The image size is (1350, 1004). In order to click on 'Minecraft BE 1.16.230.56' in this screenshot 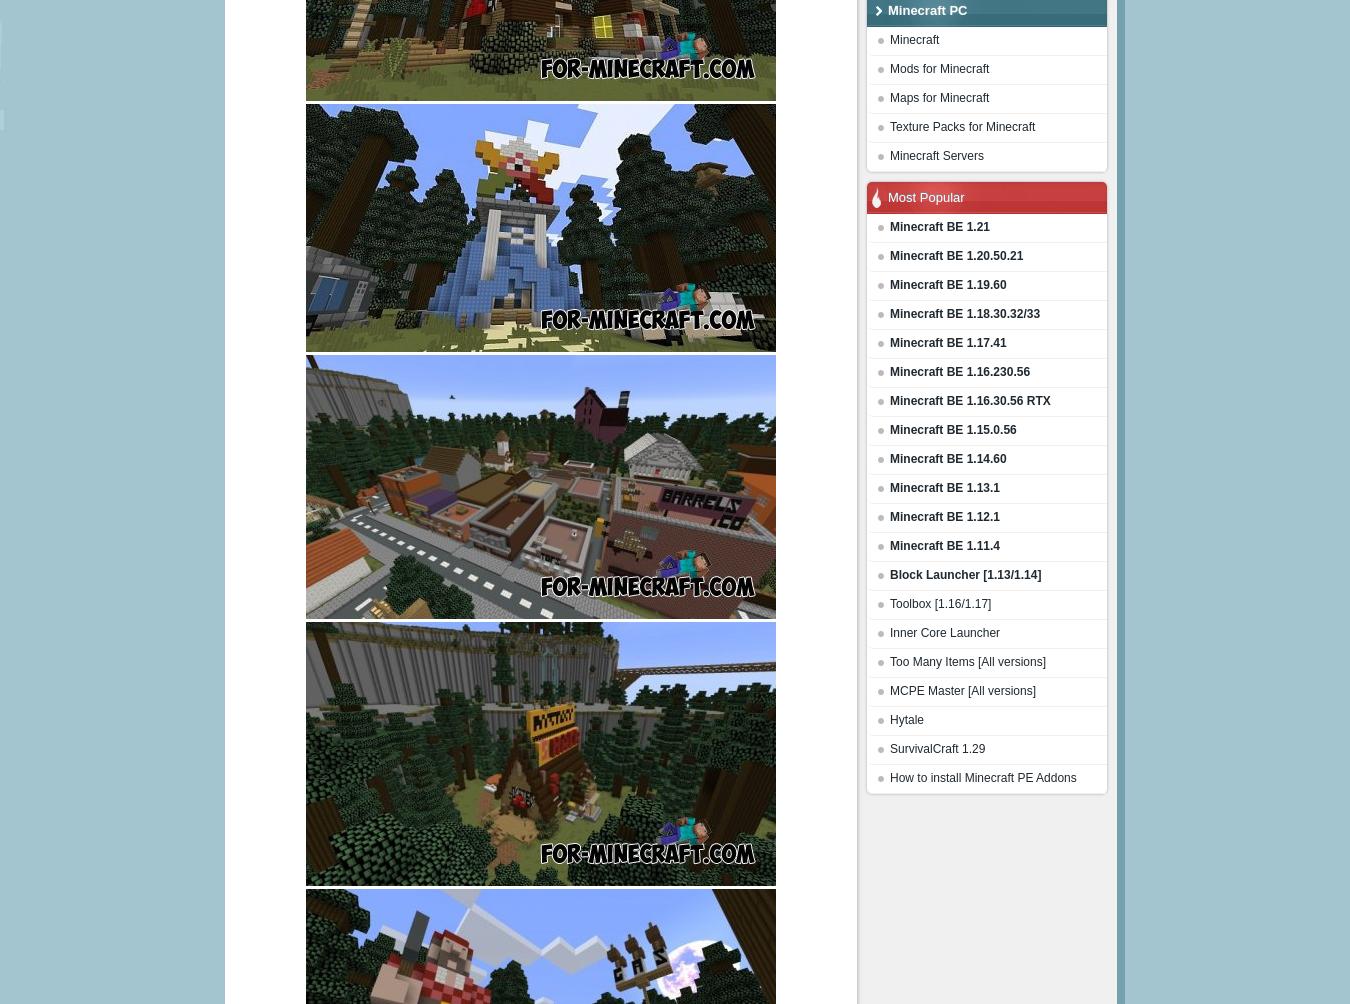, I will do `click(958, 371)`.